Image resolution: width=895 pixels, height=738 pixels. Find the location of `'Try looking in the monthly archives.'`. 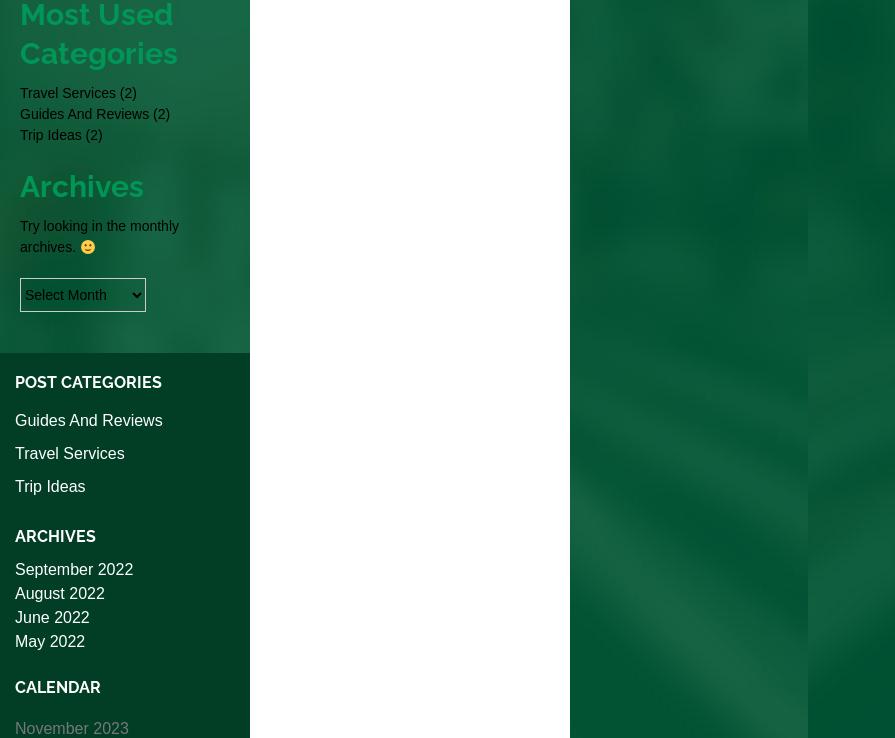

'Try looking in the monthly archives.' is located at coordinates (99, 235).